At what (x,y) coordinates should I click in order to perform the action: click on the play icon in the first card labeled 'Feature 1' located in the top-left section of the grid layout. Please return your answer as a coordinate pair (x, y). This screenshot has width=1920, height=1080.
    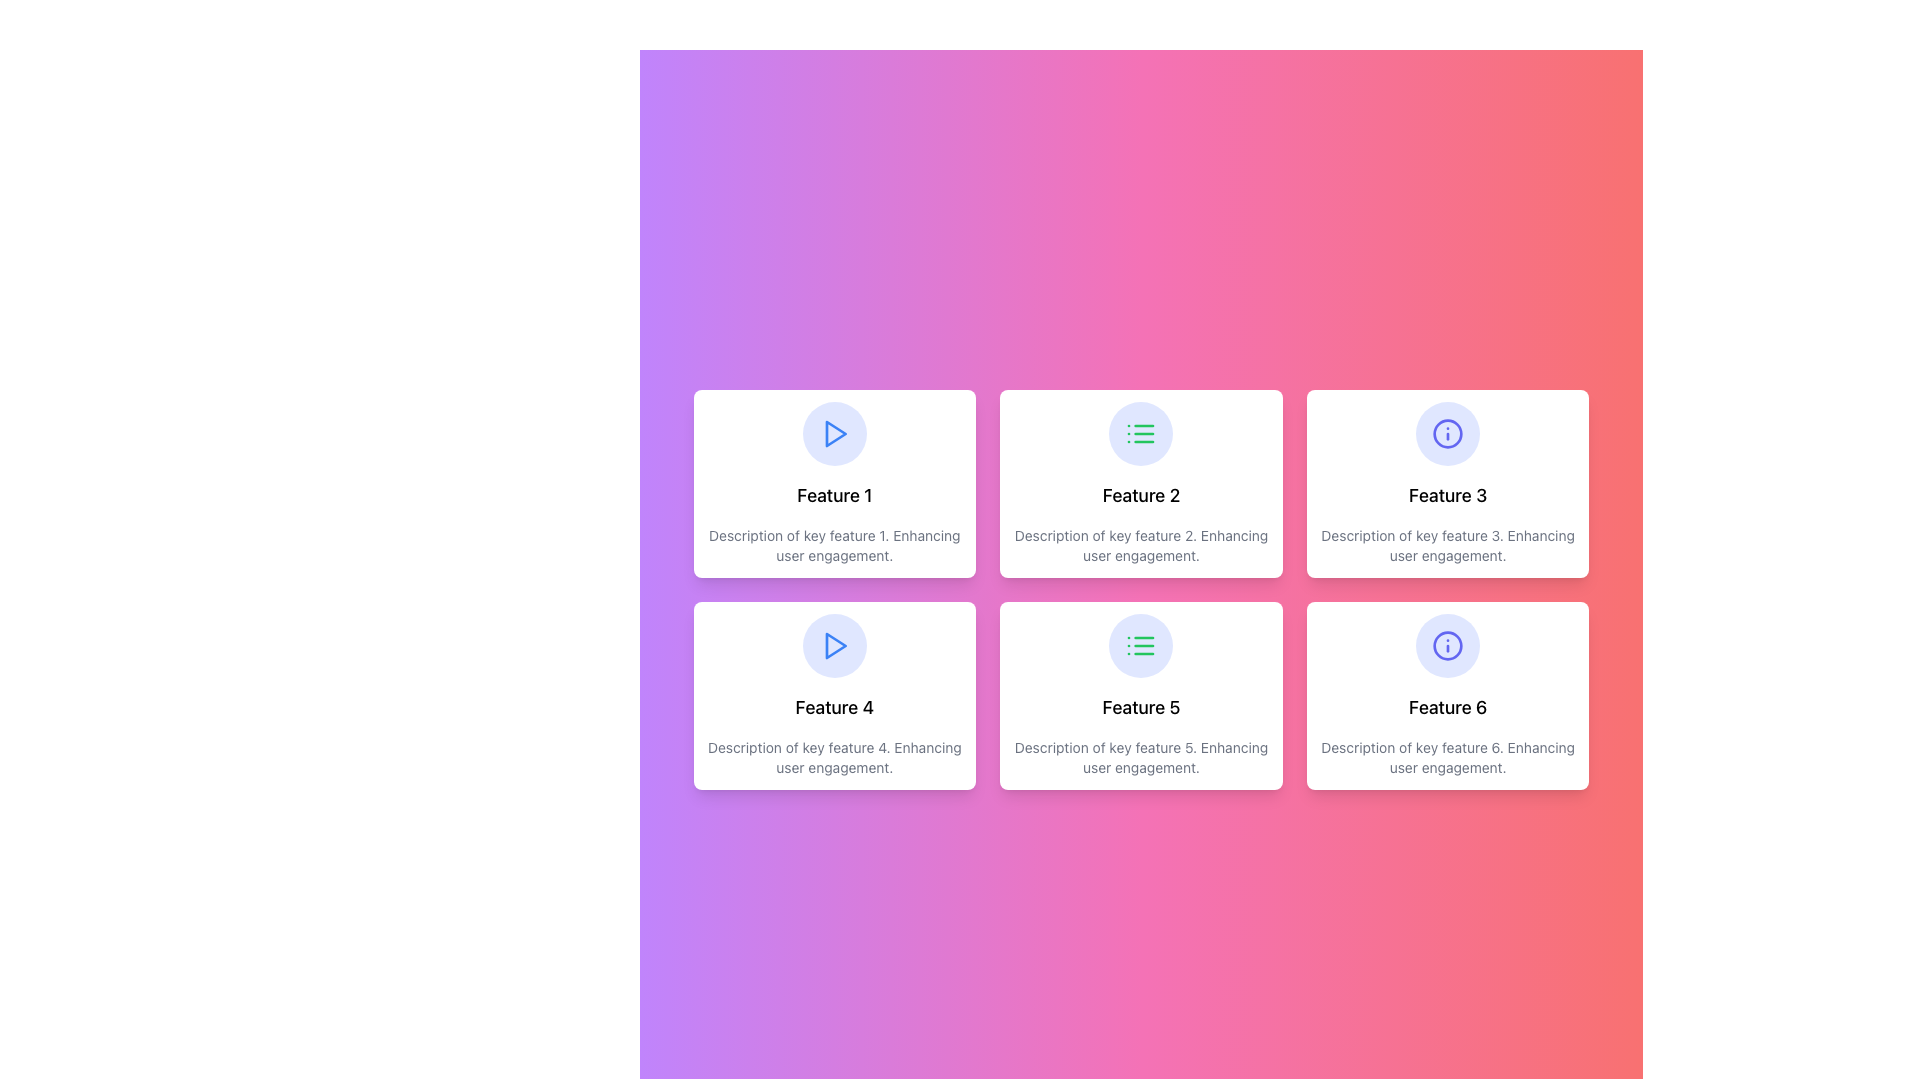
    Looking at the image, I should click on (834, 433).